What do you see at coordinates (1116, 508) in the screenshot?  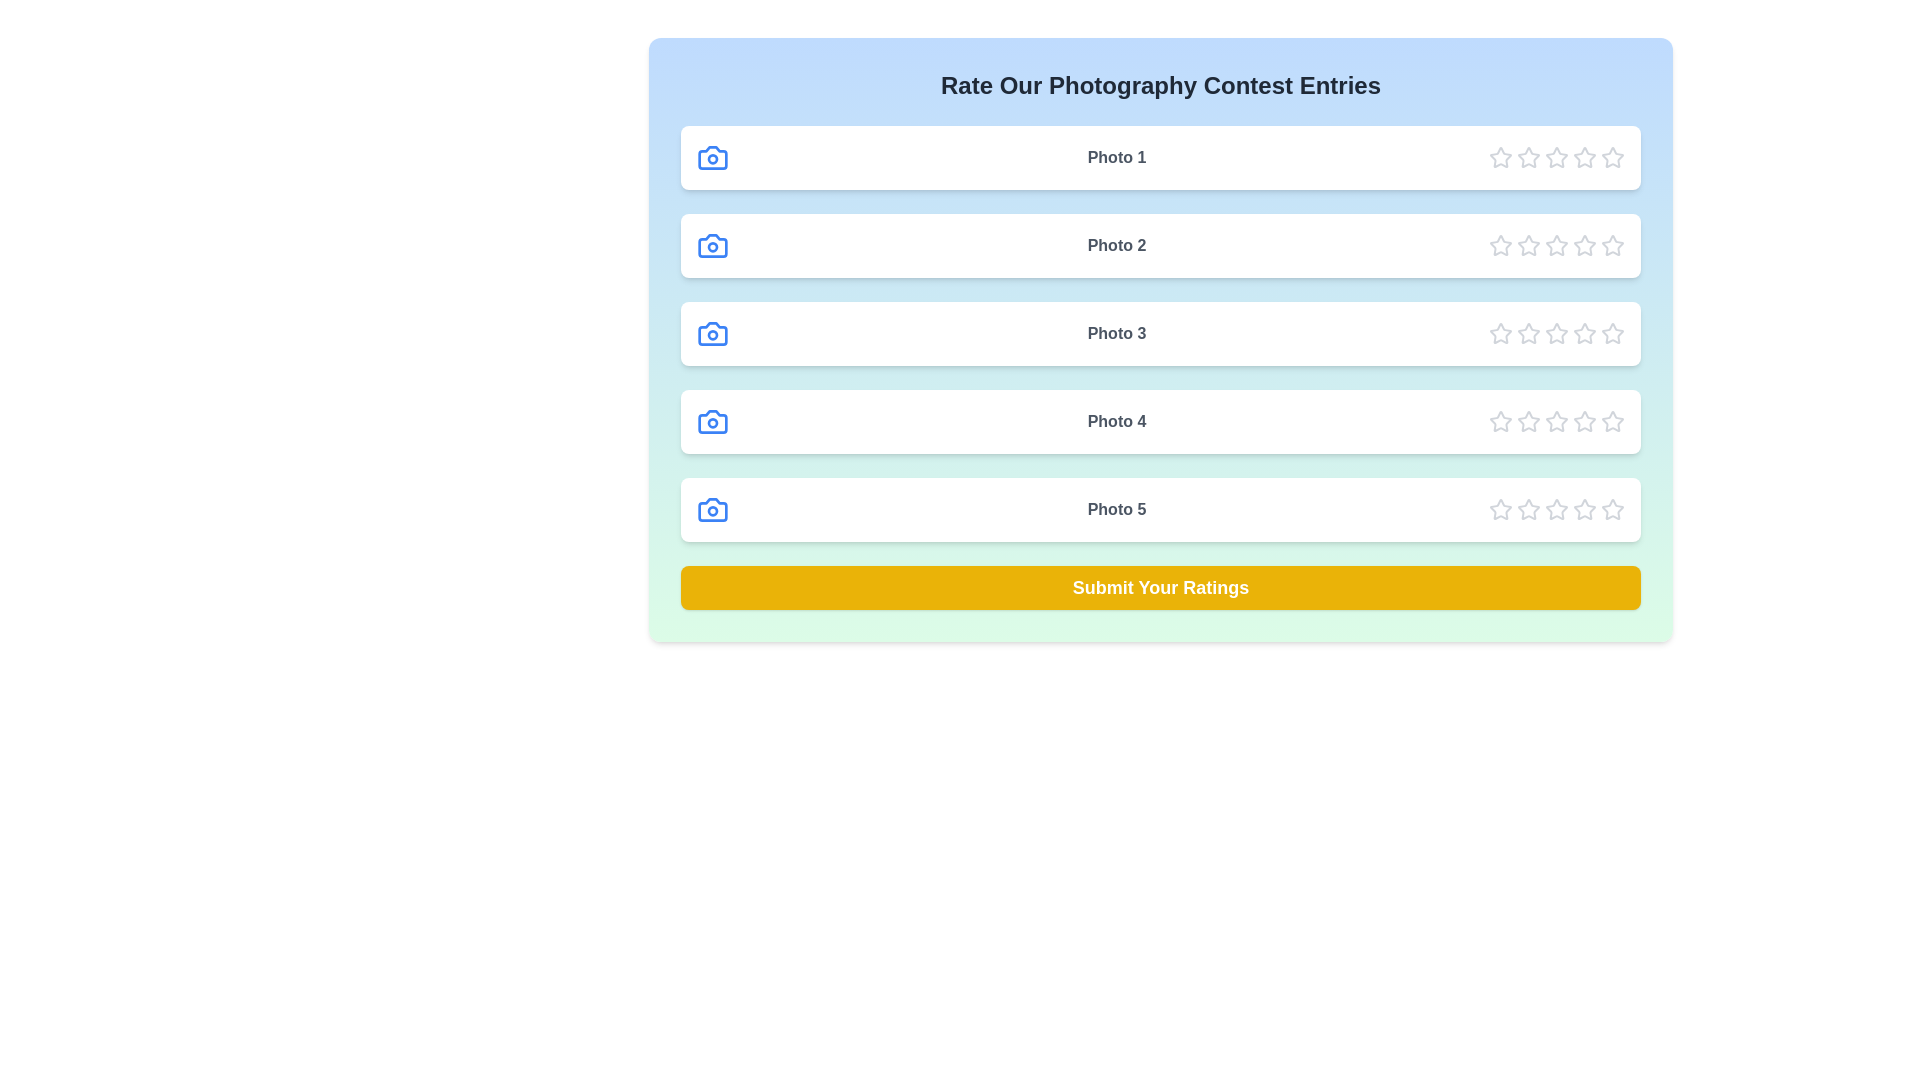 I see `the photo title Photo 5 to select or highlight it` at bounding box center [1116, 508].